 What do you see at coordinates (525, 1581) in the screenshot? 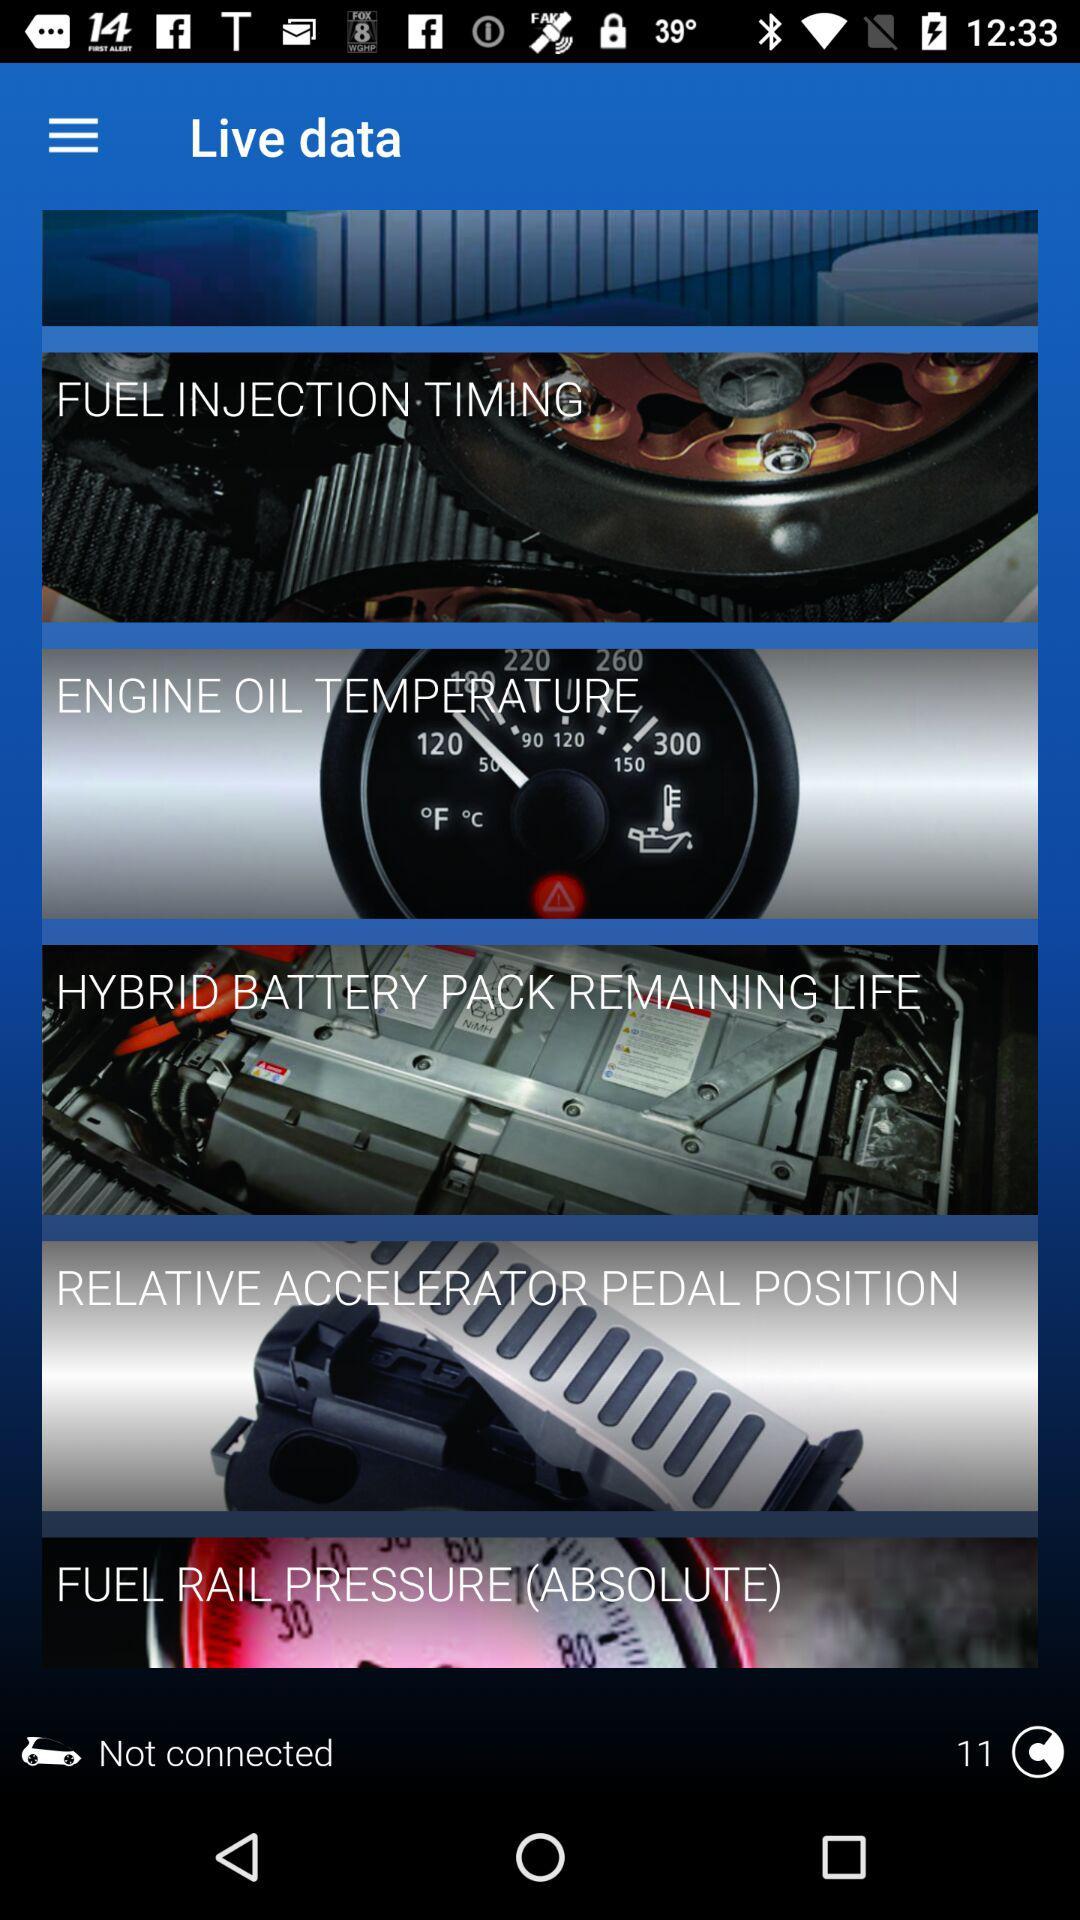
I see `the fuel rail pressure` at bounding box center [525, 1581].